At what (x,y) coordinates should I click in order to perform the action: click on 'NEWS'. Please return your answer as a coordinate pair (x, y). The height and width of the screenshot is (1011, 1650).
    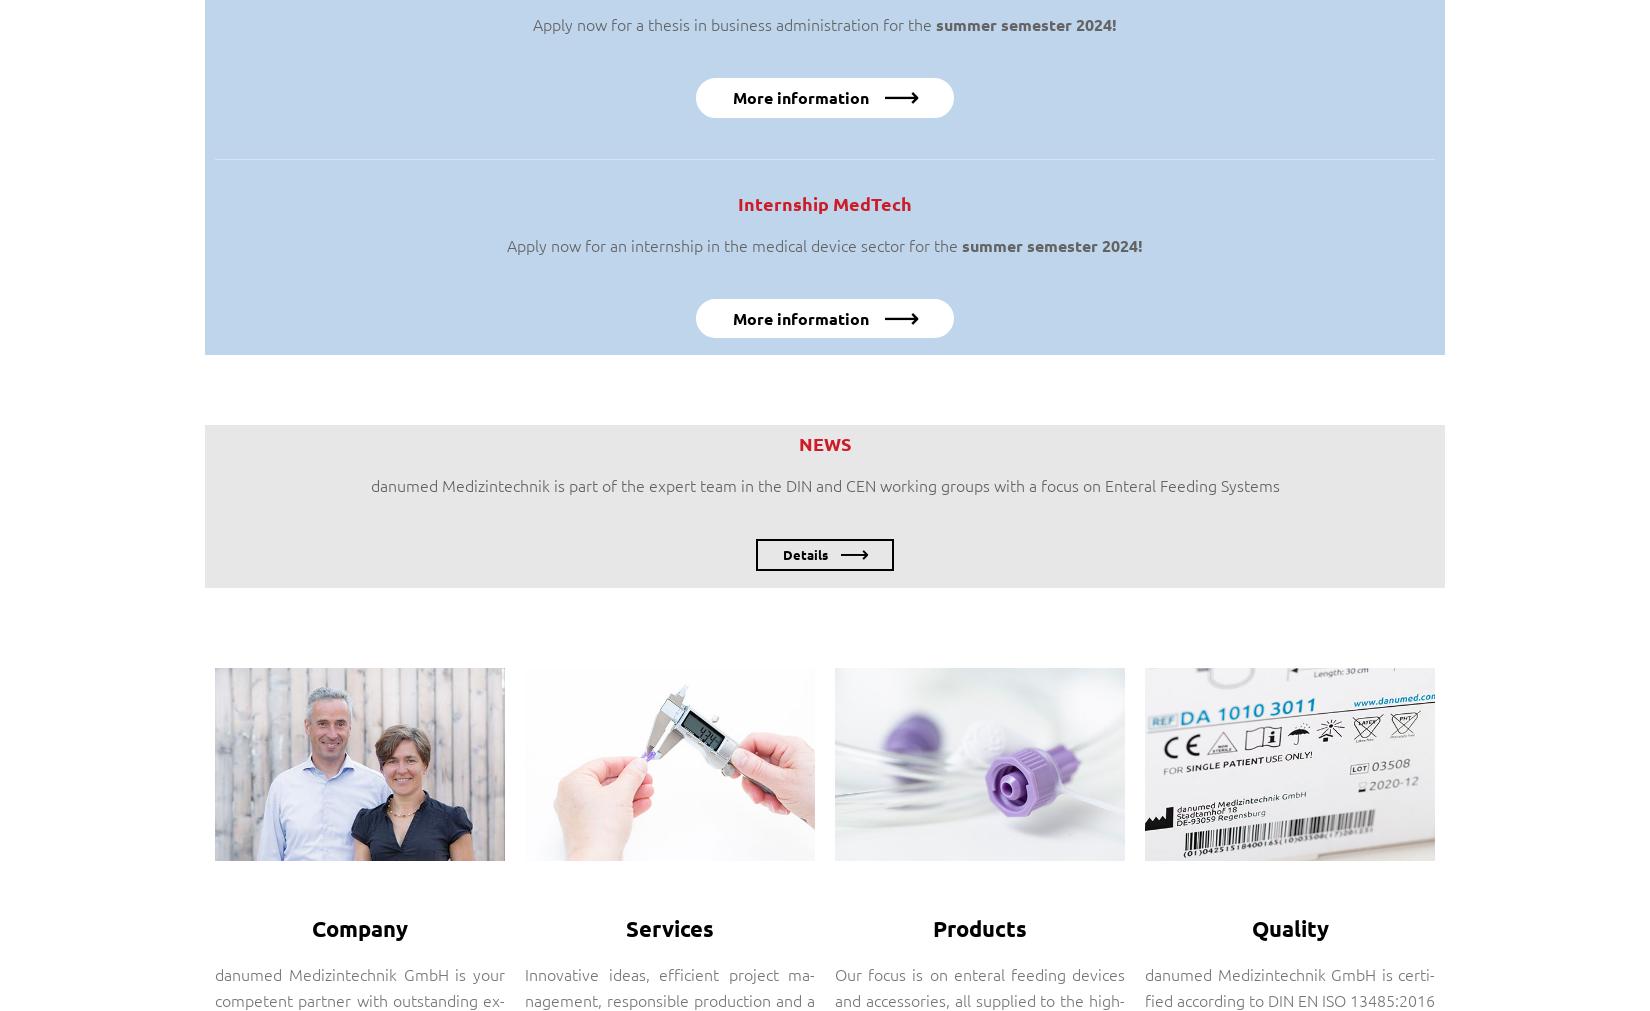
    Looking at the image, I should click on (825, 441).